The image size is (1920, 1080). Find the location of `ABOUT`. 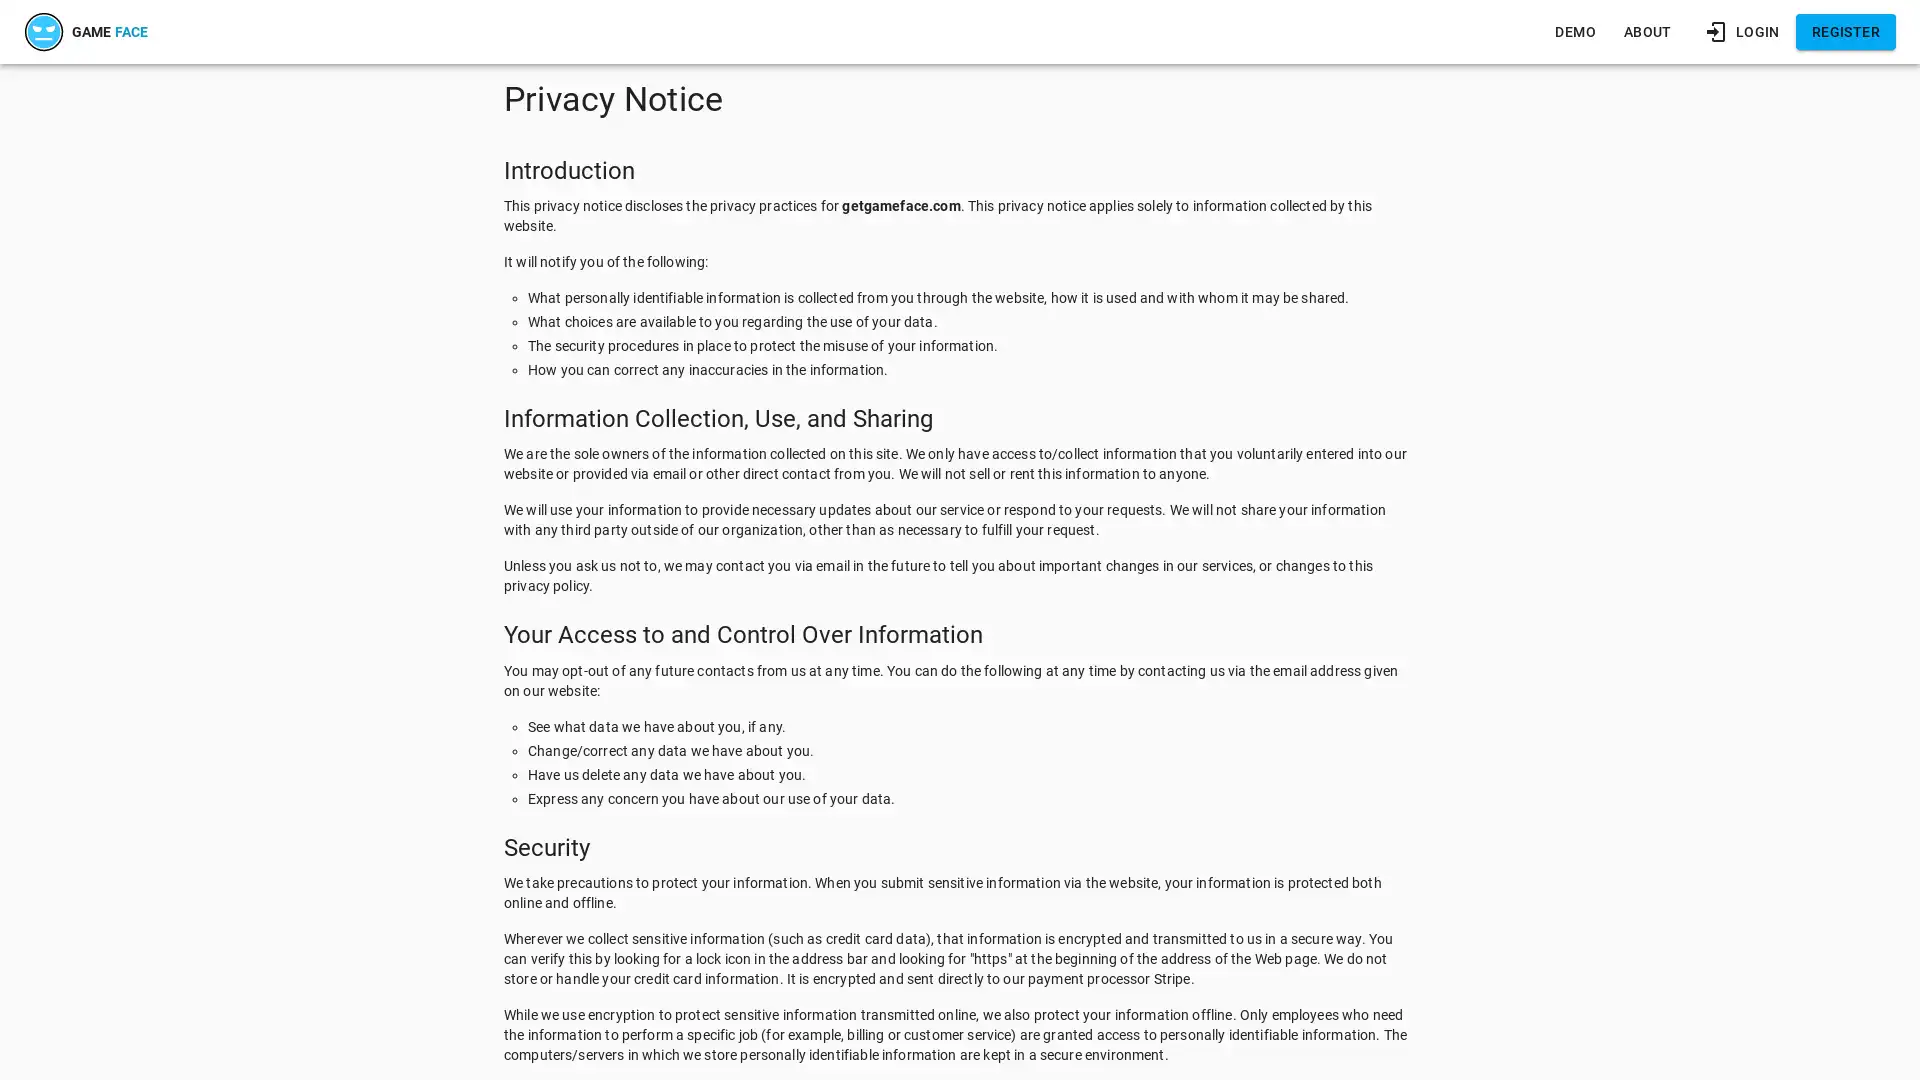

ABOUT is located at coordinates (1646, 31).